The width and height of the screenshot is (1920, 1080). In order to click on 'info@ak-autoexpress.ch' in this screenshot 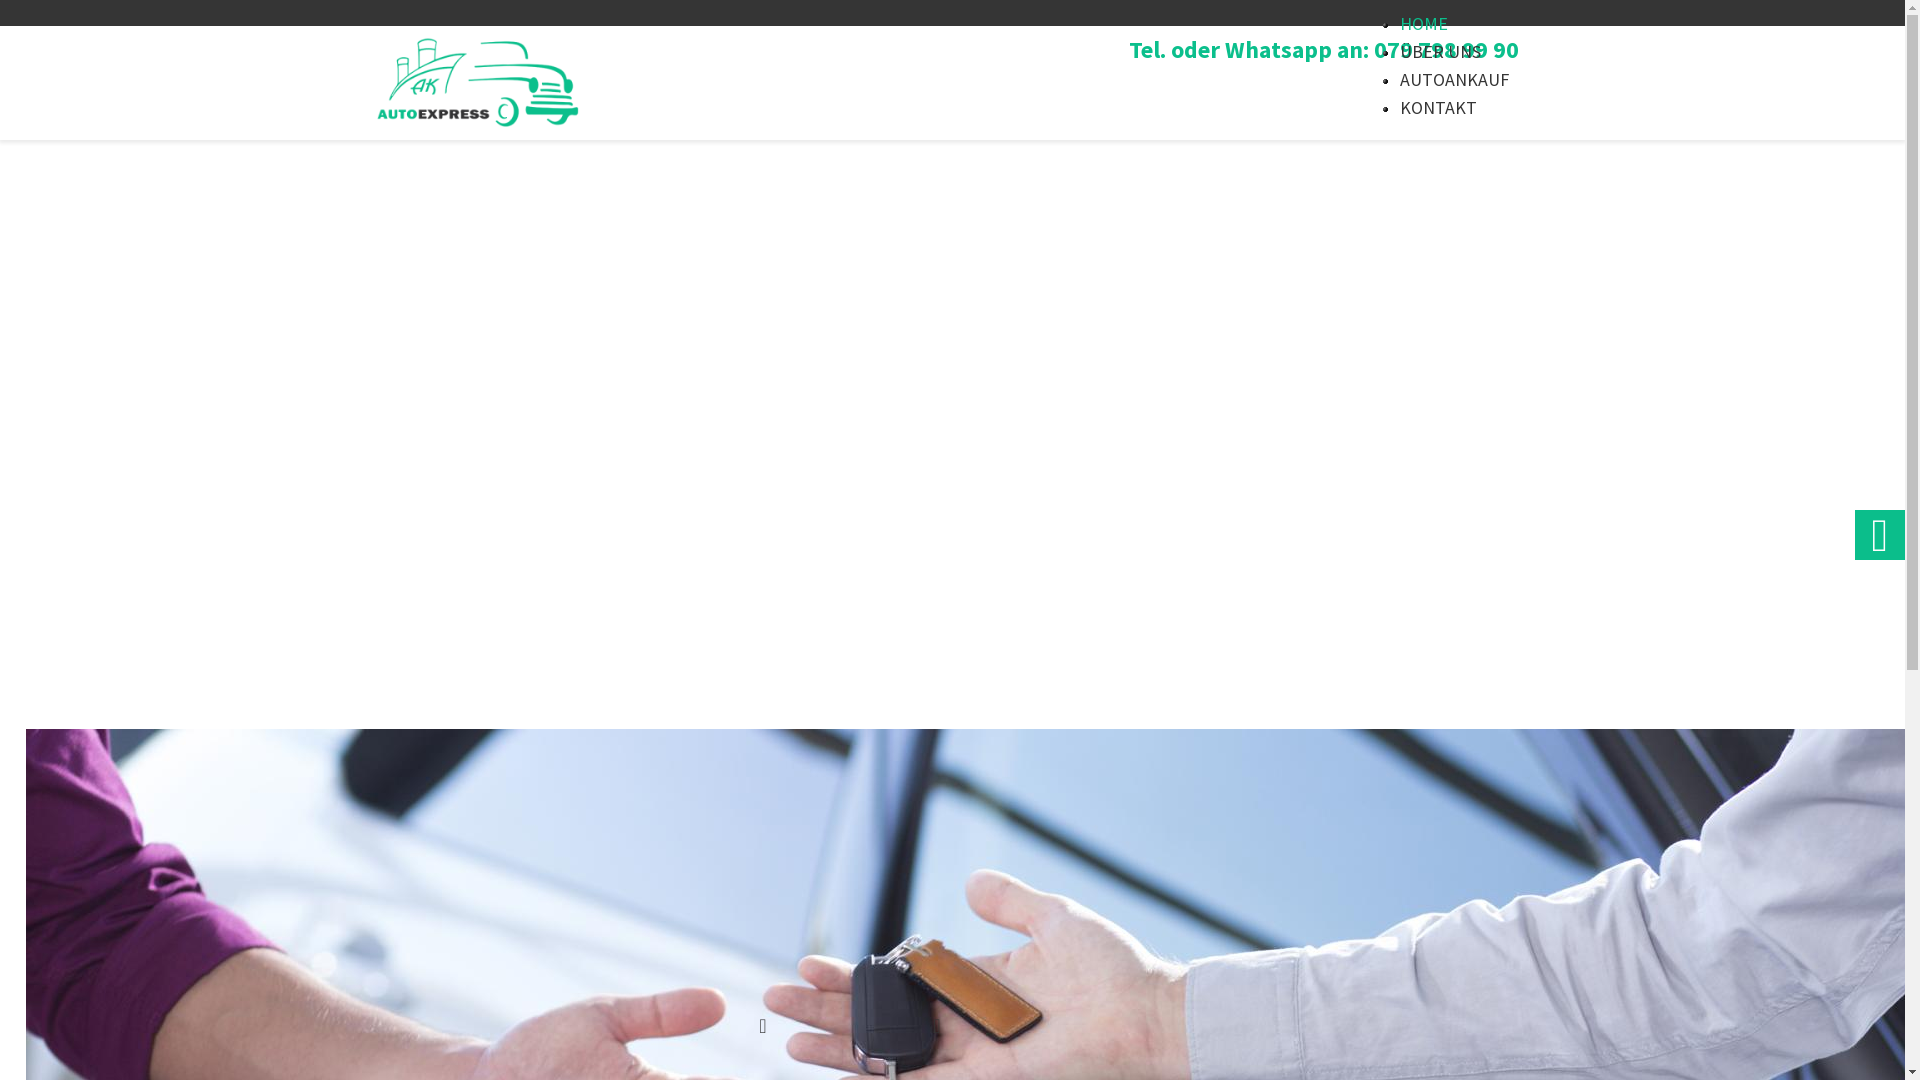, I will do `click(1052, 1025)`.